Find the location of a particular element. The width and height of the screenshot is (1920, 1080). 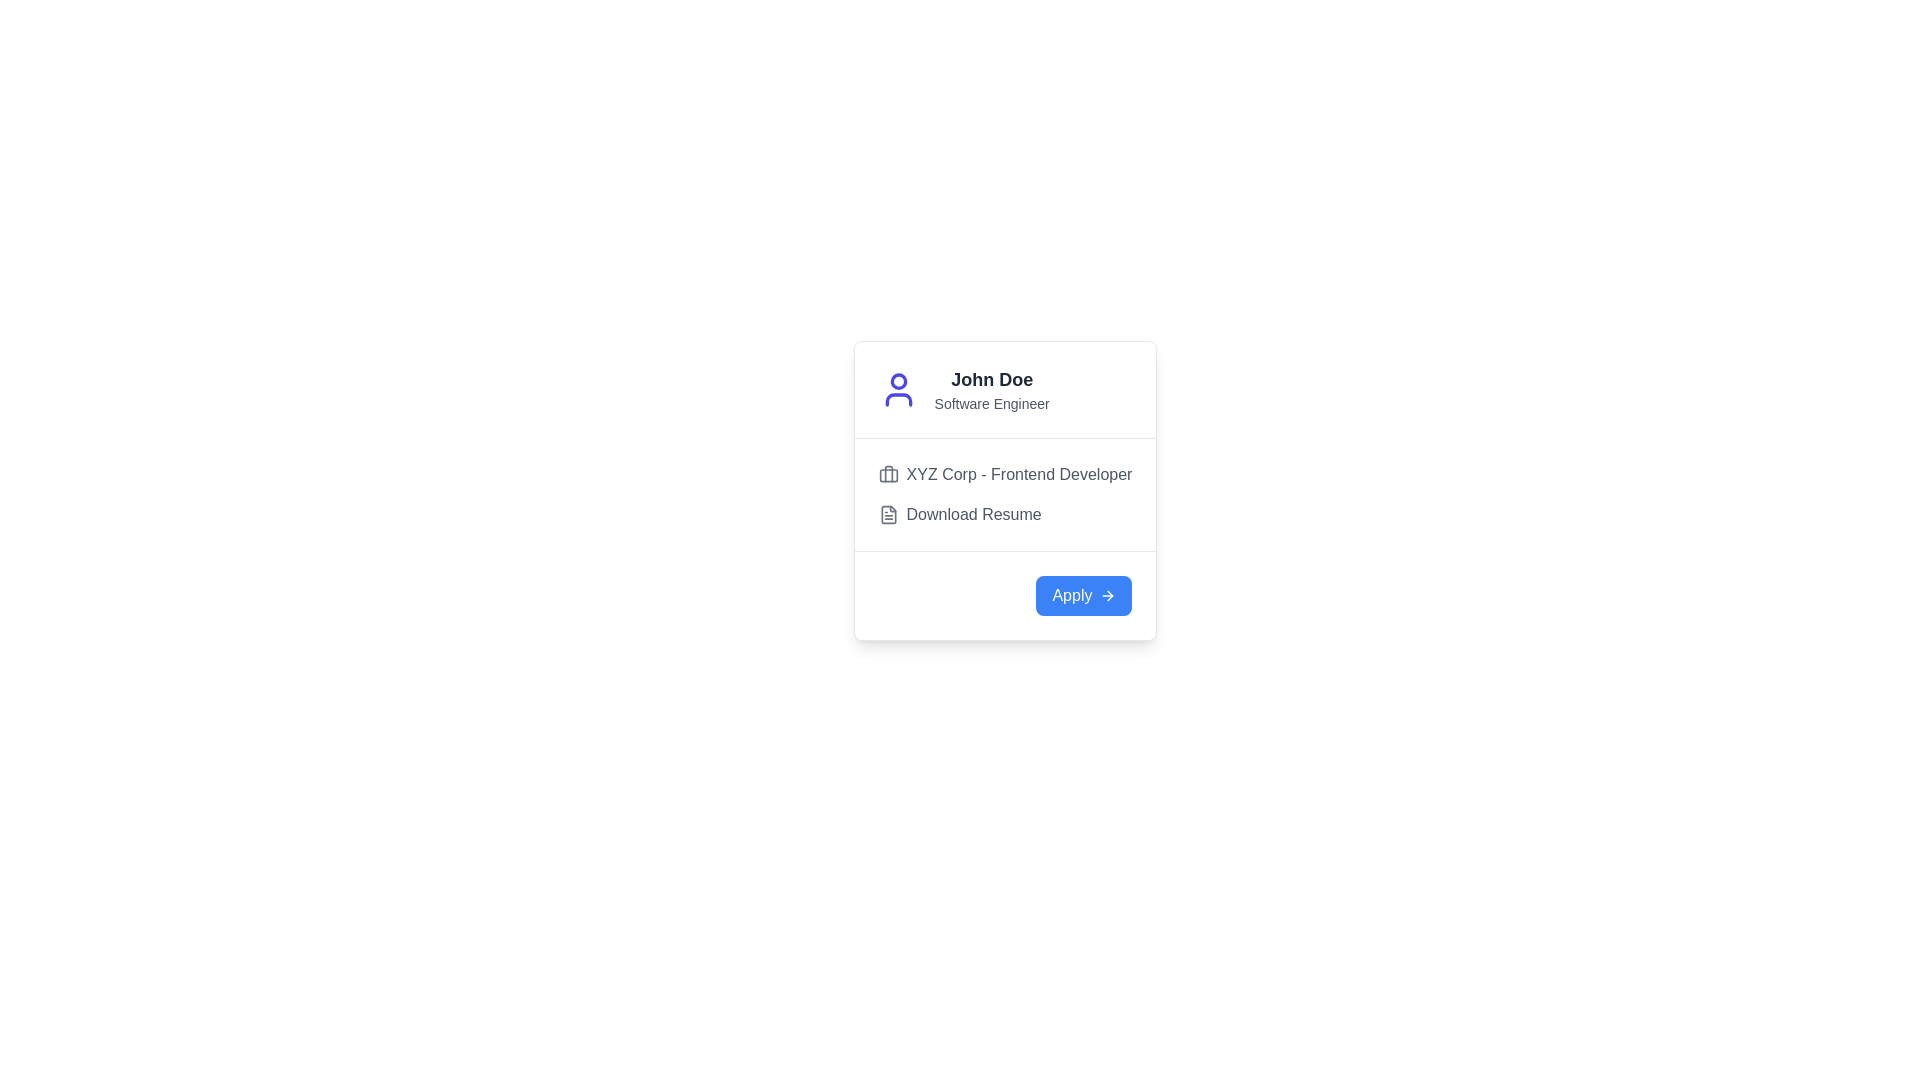

the profile icon representing the user, which is the leftmost item in the row adjacent to the texts 'John Doe' and 'Software Engineer.' is located at coordinates (897, 389).